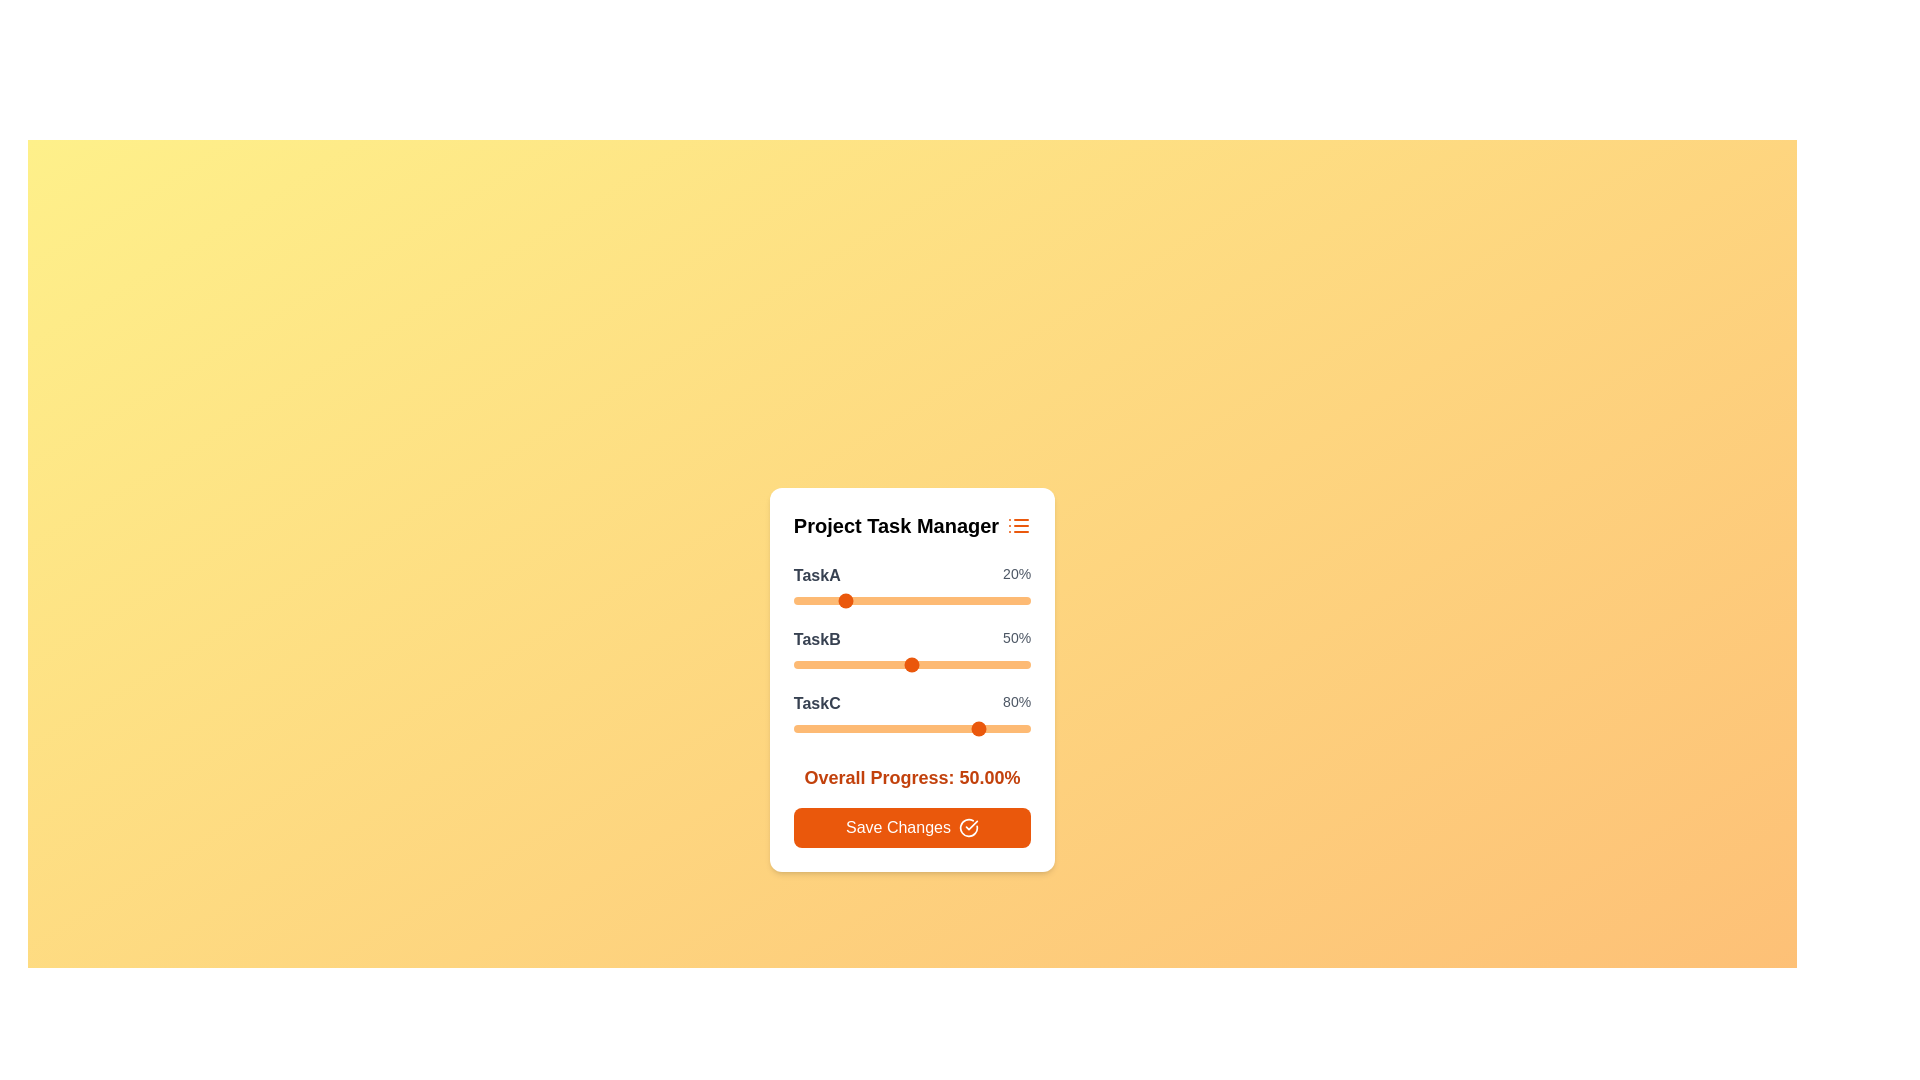 This screenshot has width=1920, height=1080. What do you see at coordinates (874, 600) in the screenshot?
I see `the TaskA slider to 34%` at bounding box center [874, 600].